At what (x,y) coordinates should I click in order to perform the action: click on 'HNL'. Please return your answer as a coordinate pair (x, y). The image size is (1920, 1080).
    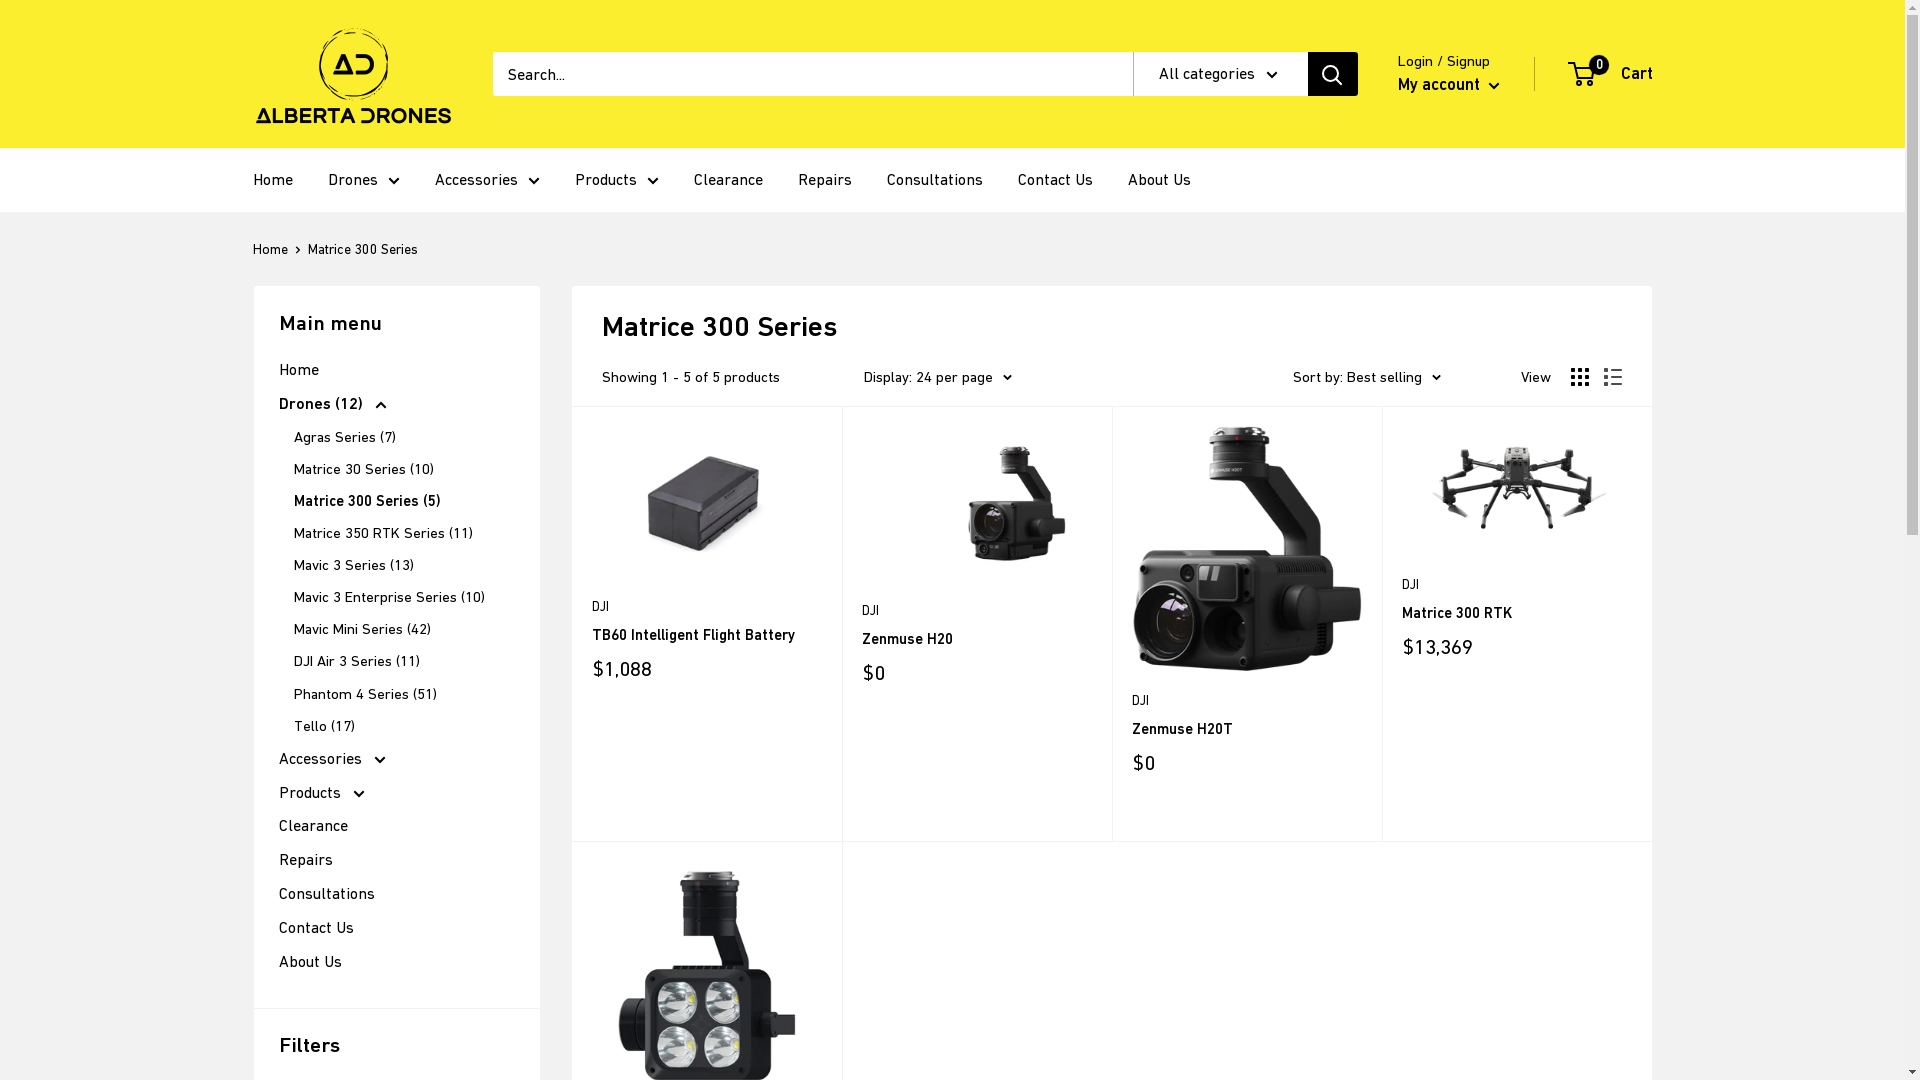
    Looking at the image, I should click on (302, 59).